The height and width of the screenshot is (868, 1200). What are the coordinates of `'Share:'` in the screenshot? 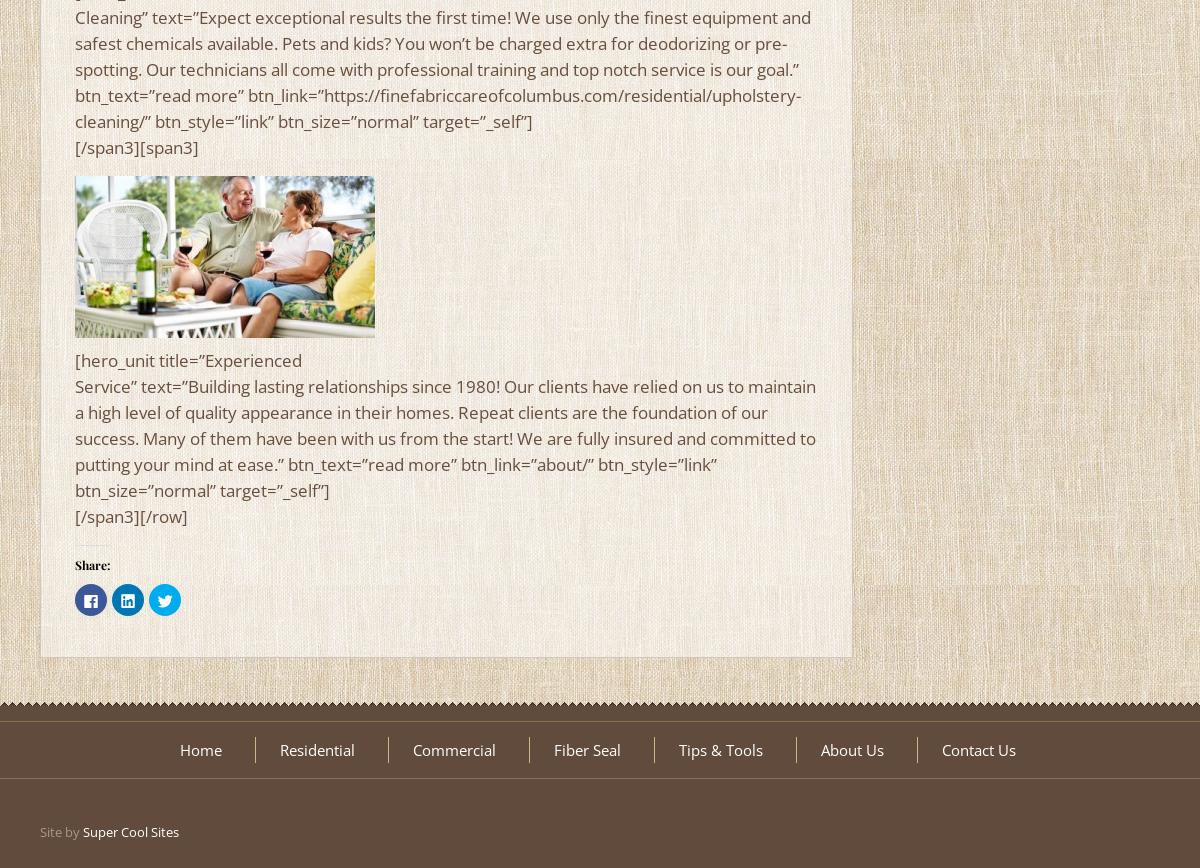 It's located at (92, 564).